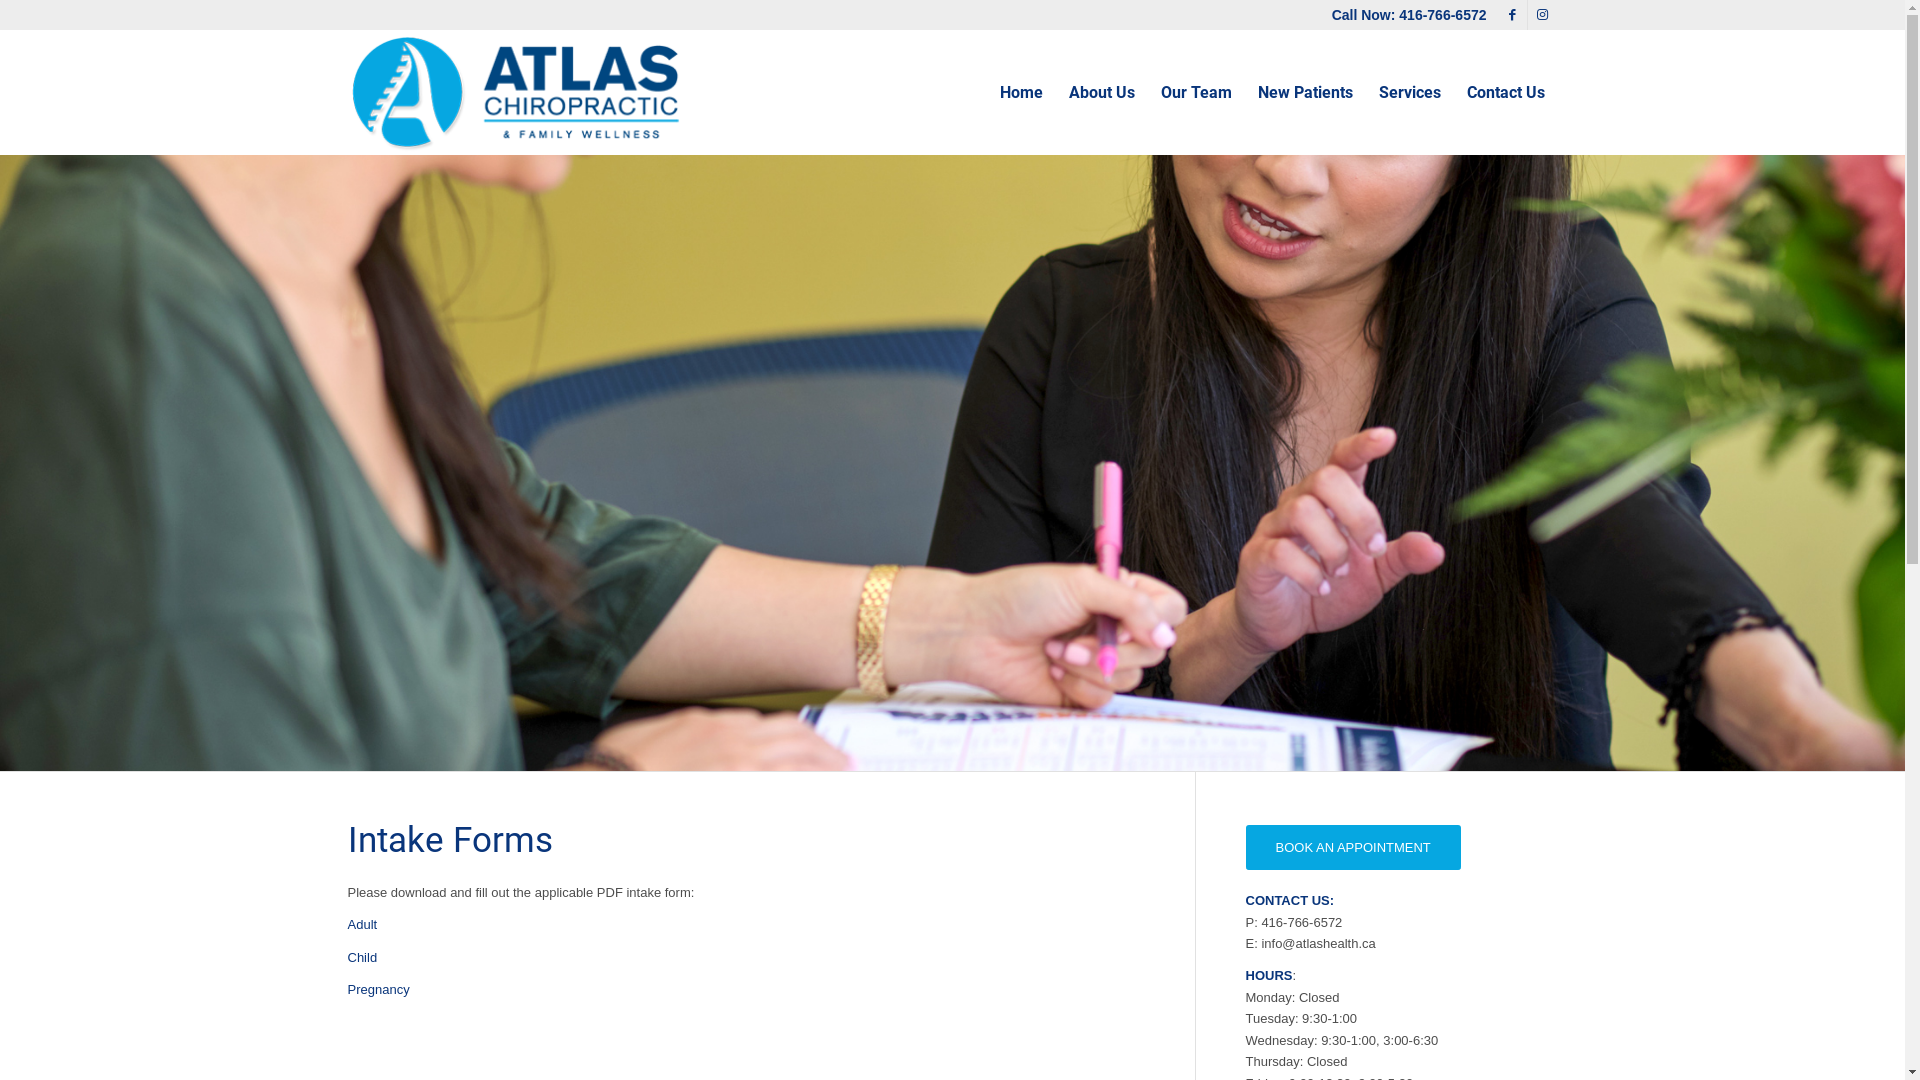  I want to click on 'Intake', so click(951, 462).